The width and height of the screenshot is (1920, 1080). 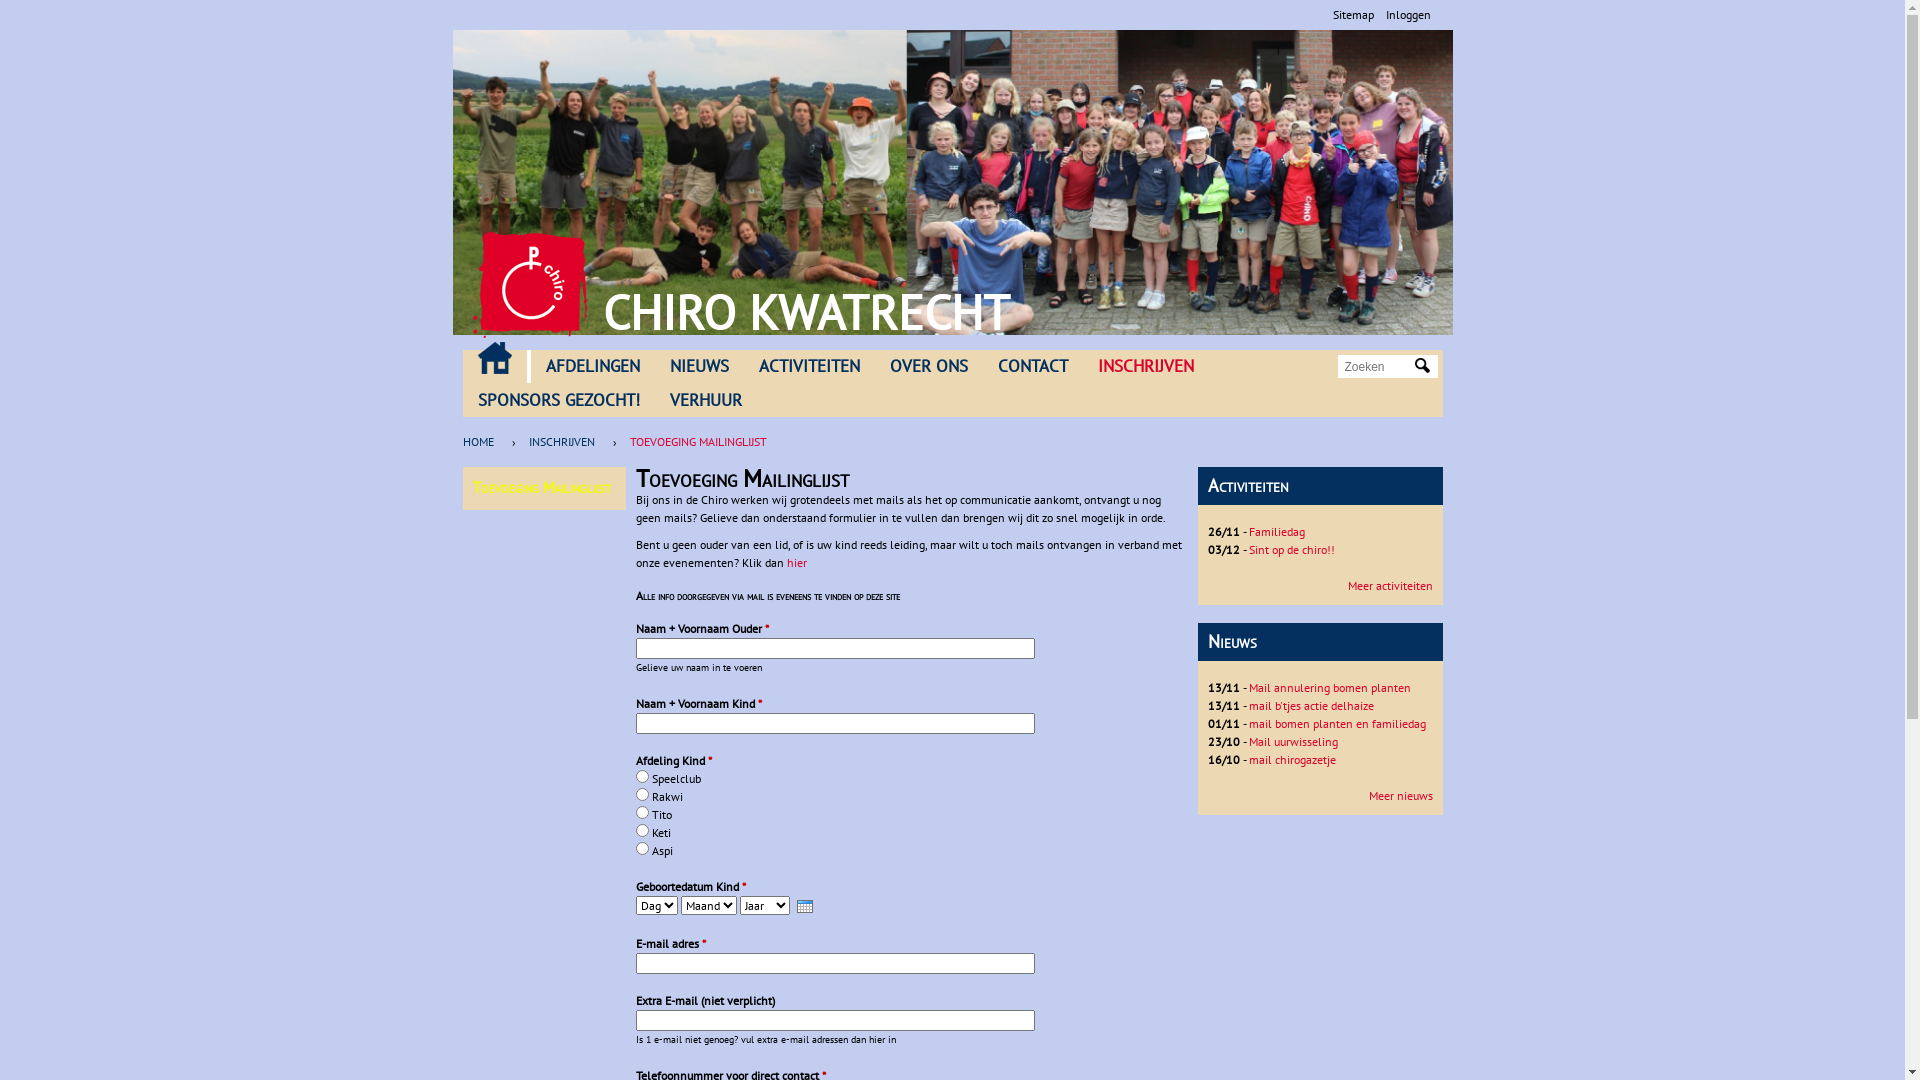 What do you see at coordinates (982, 366) in the screenshot?
I see `'CONTACT'` at bounding box center [982, 366].